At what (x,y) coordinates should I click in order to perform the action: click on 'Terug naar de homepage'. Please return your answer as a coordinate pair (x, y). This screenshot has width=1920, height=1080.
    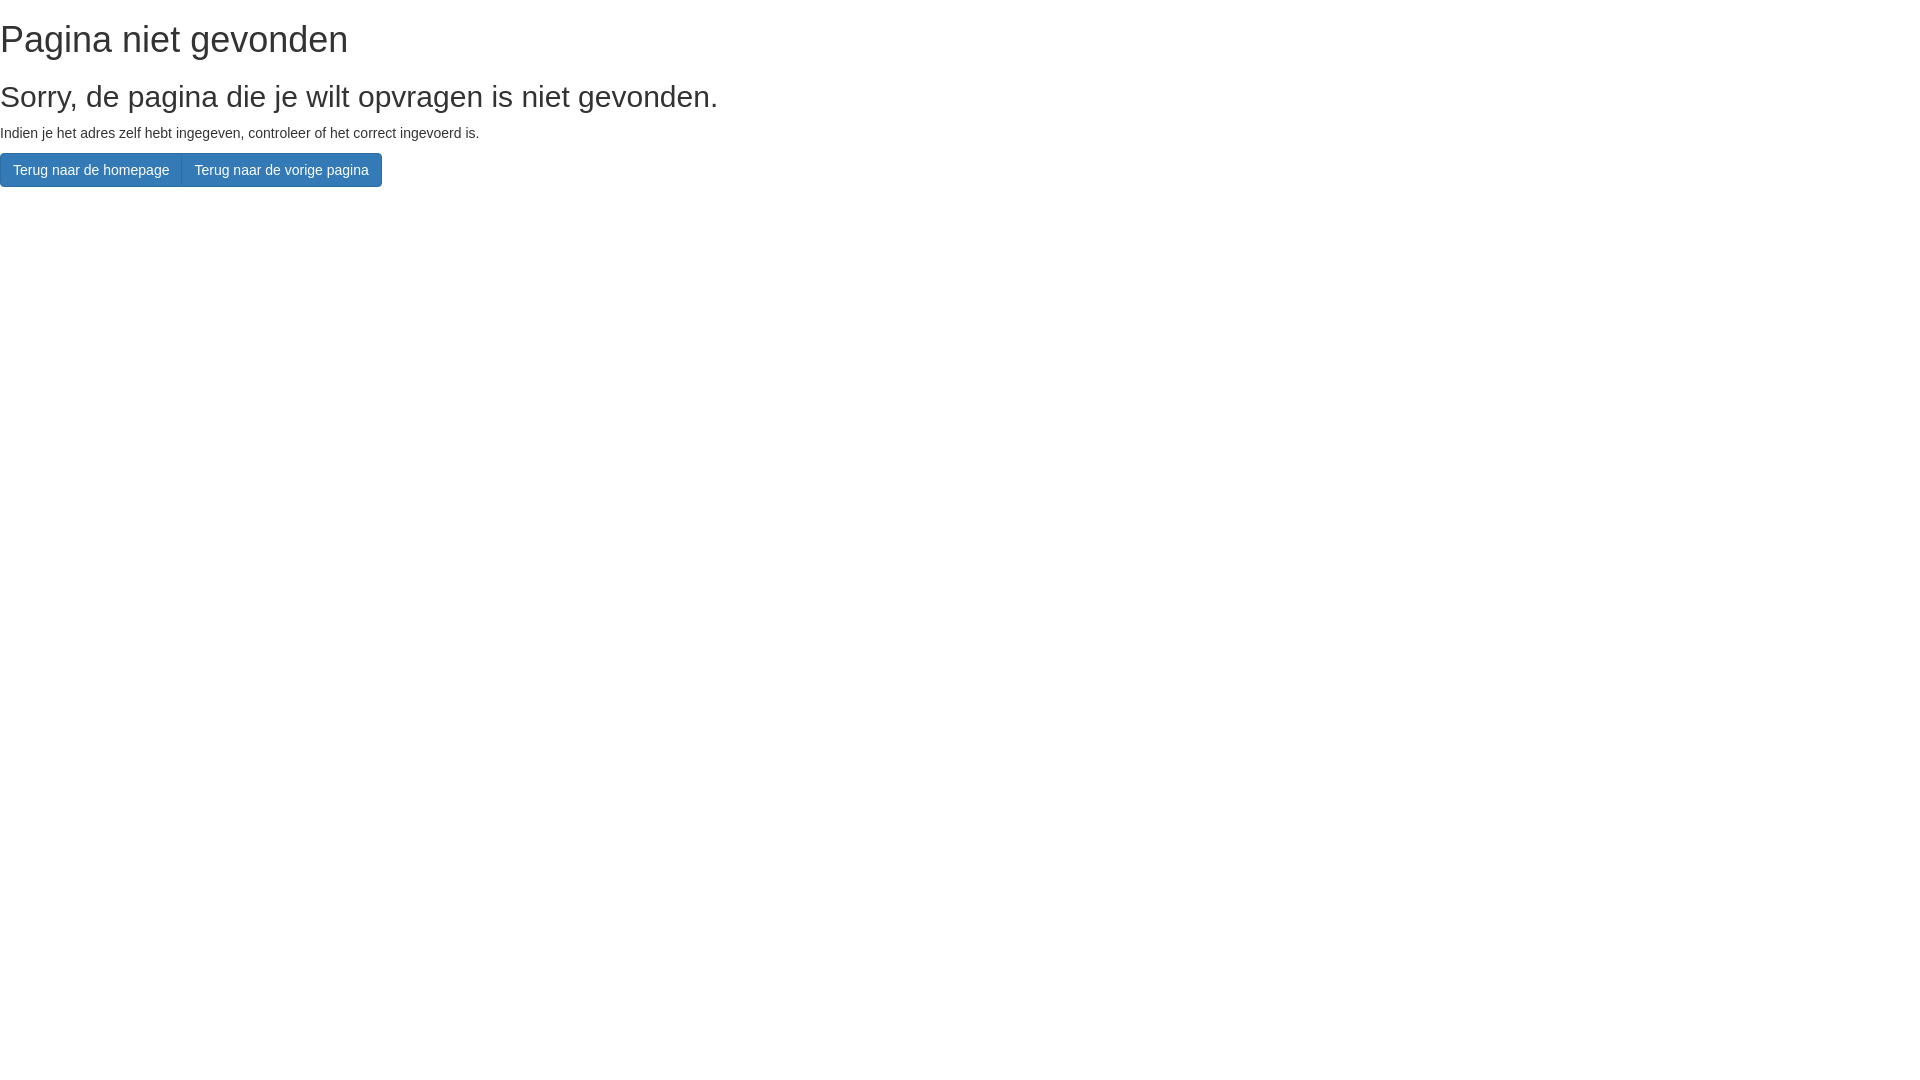
    Looking at the image, I should click on (90, 168).